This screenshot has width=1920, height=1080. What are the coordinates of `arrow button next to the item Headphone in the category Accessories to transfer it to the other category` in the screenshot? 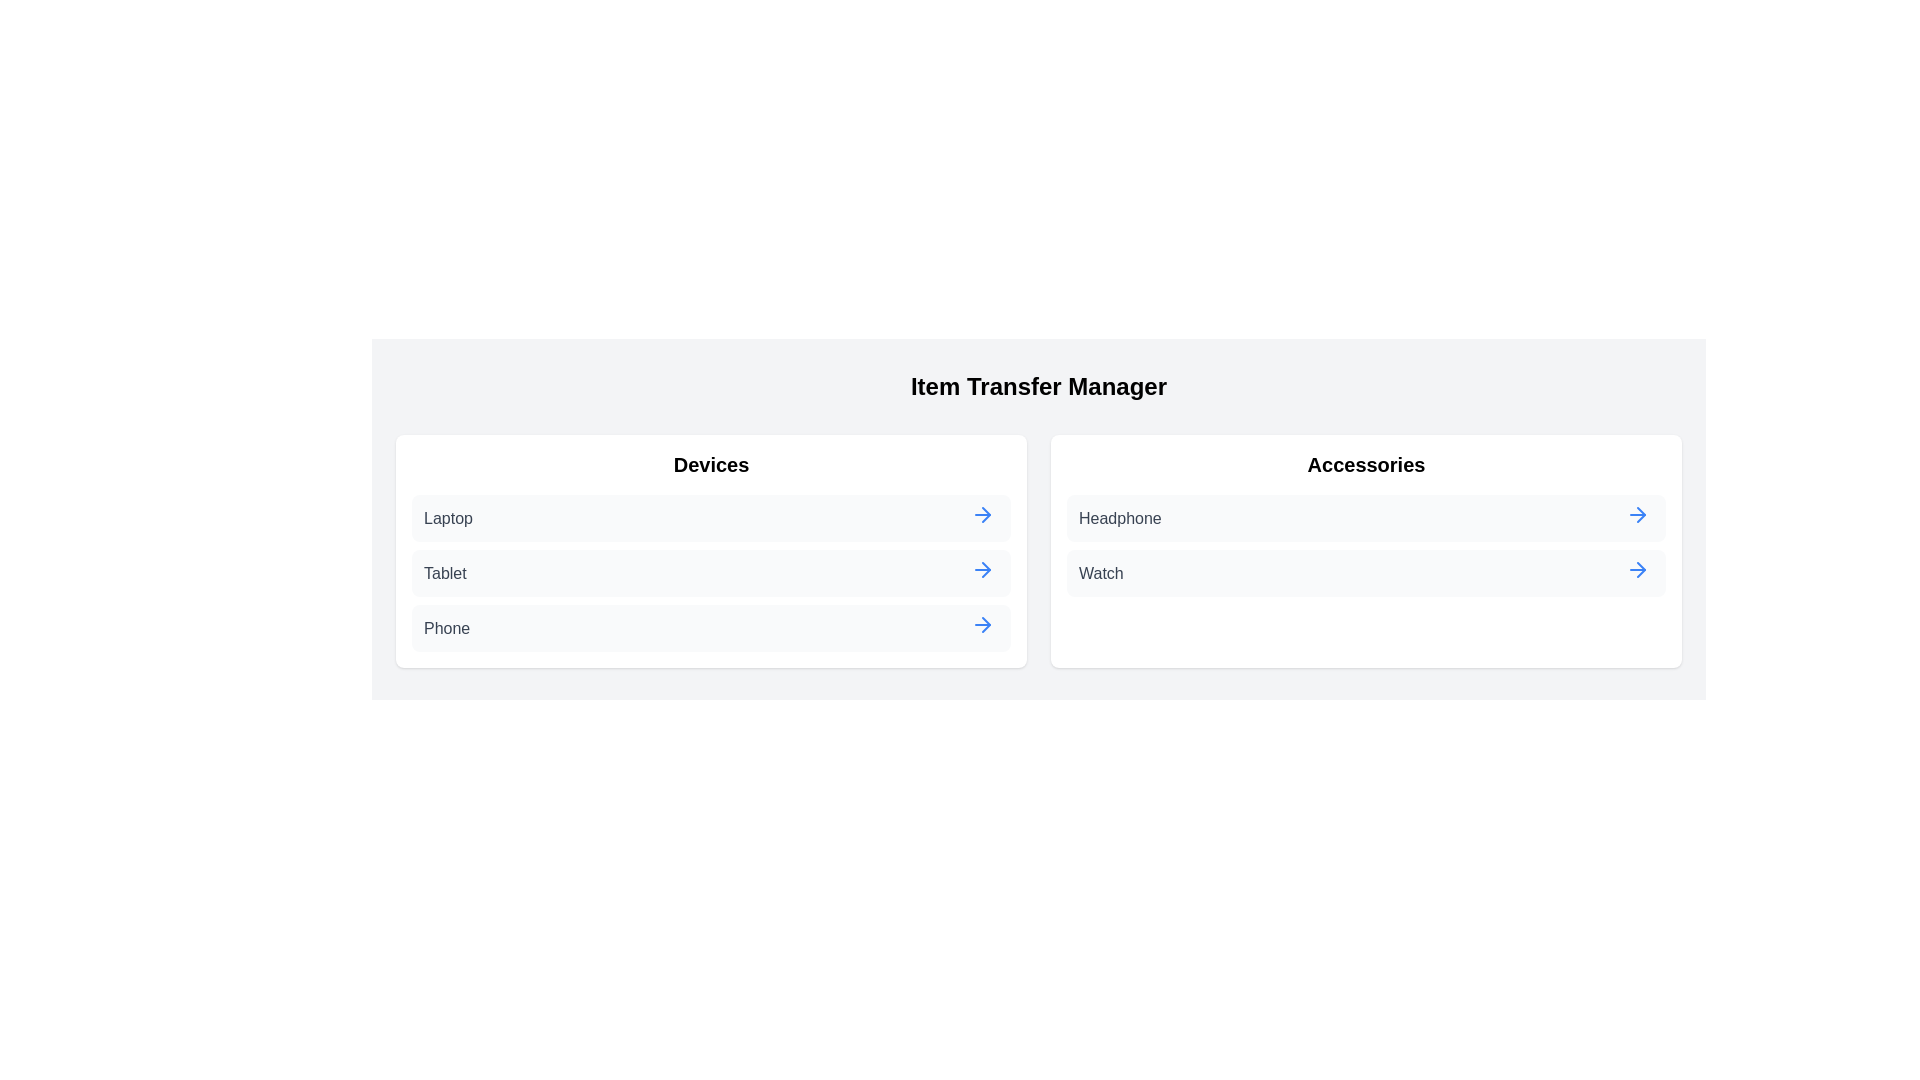 It's located at (1637, 514).